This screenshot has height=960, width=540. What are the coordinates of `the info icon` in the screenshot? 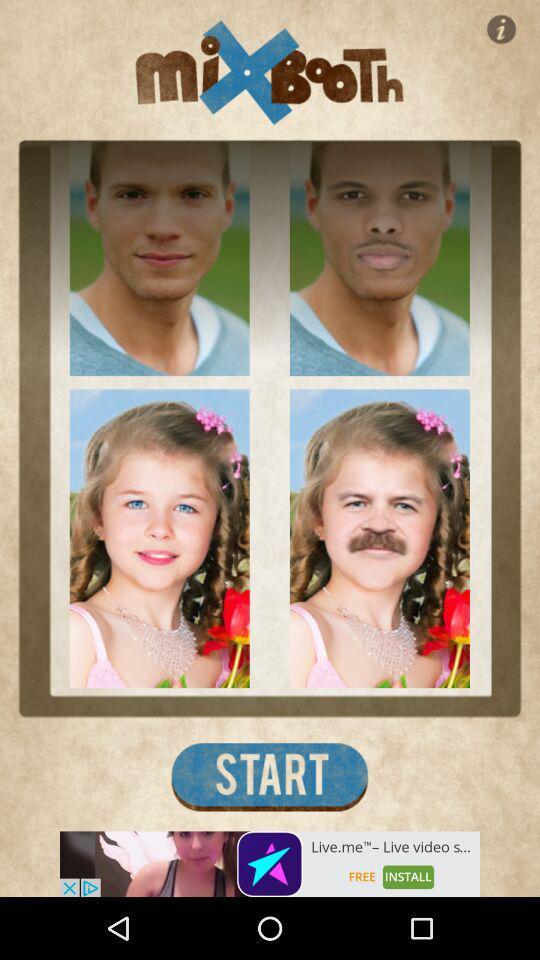 It's located at (500, 28).